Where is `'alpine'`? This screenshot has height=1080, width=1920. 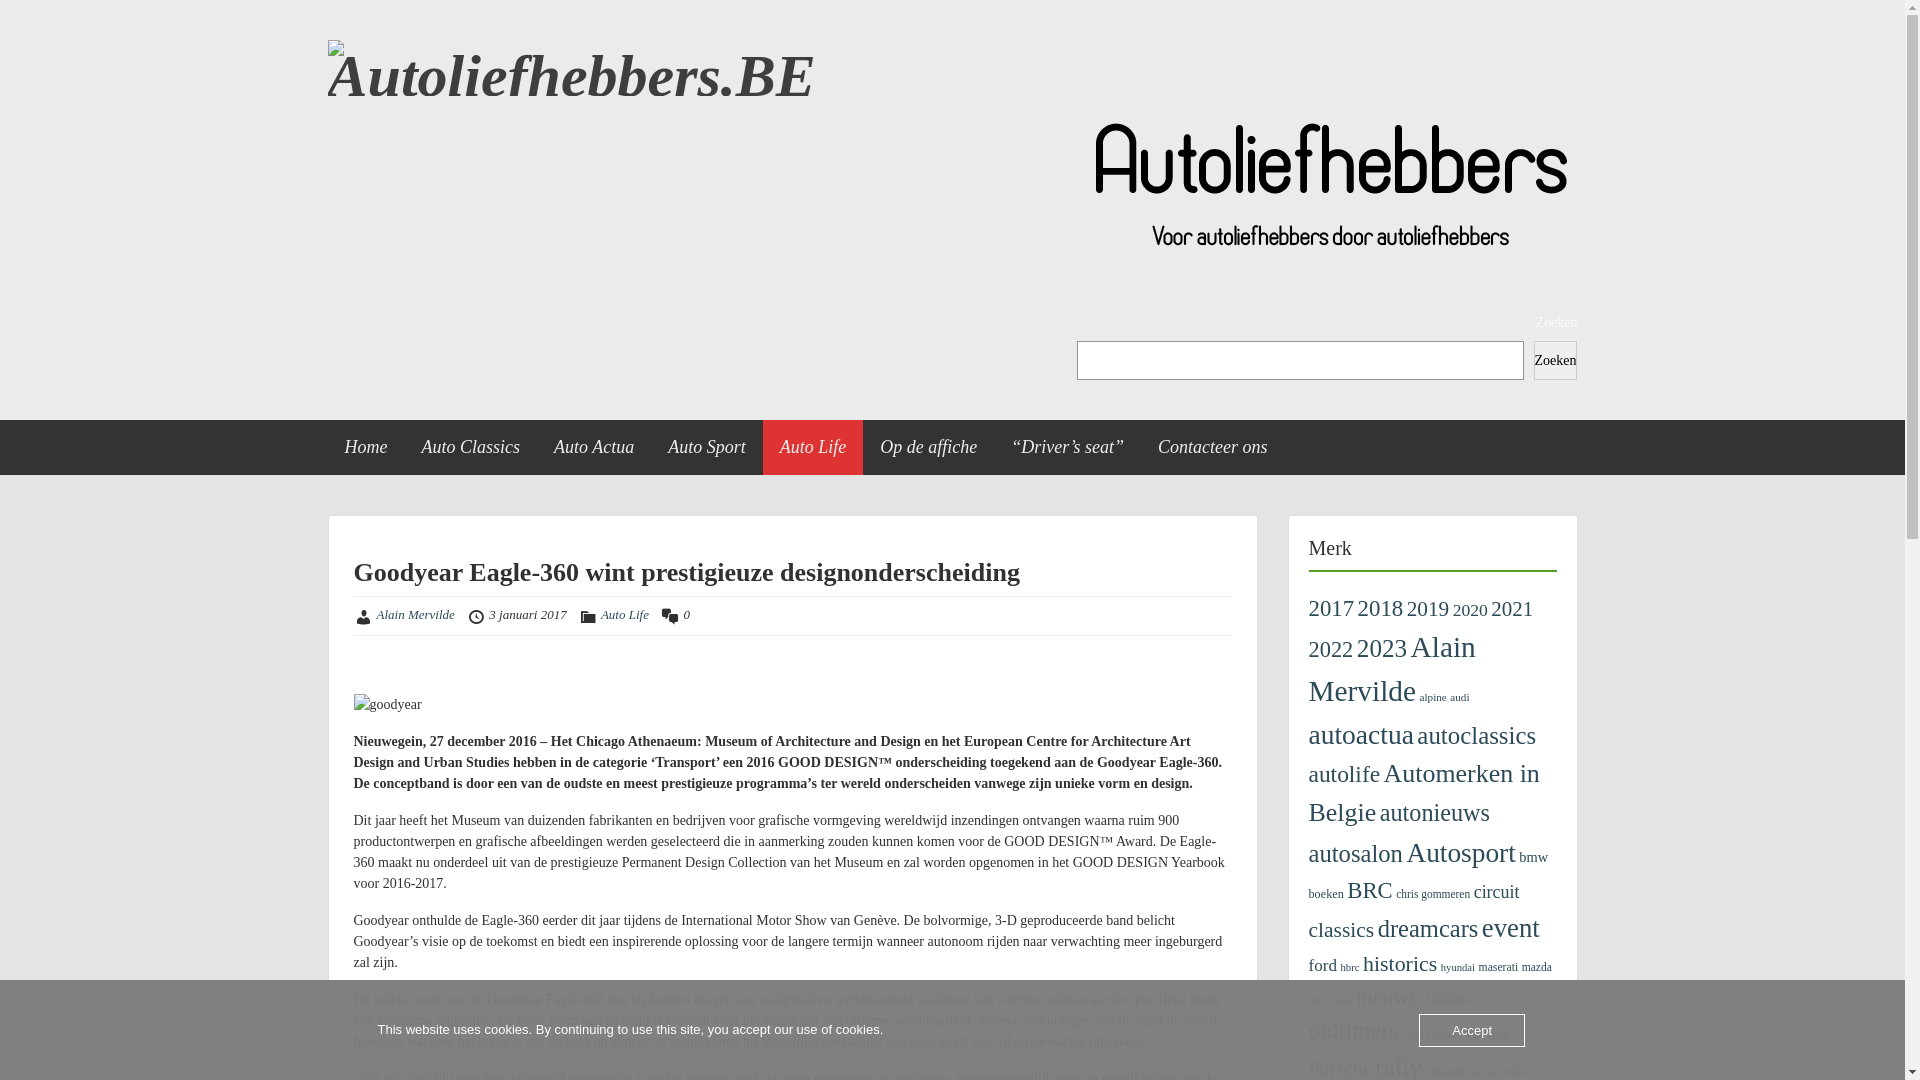
'alpine' is located at coordinates (1432, 696).